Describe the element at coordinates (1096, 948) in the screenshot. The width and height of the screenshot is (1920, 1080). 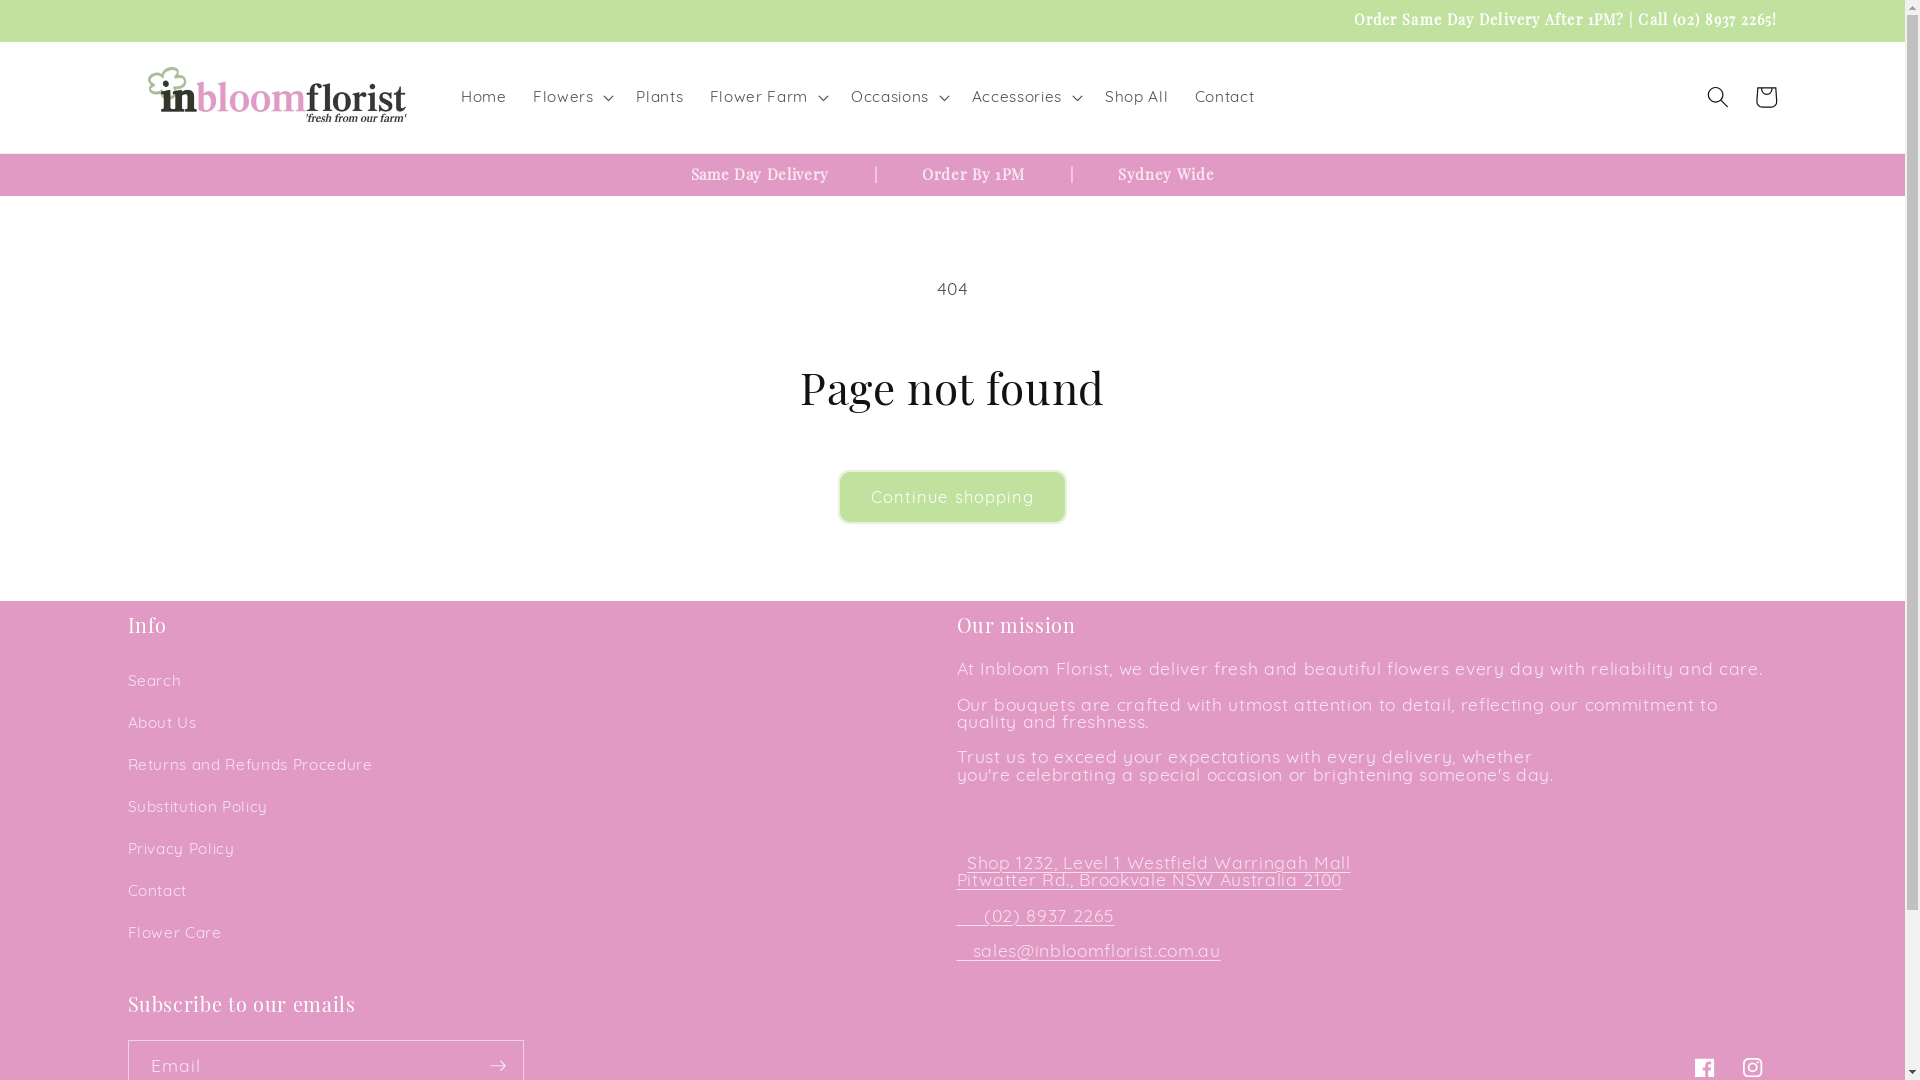
I see `'sales@inbloomflorist.com.au'` at that location.